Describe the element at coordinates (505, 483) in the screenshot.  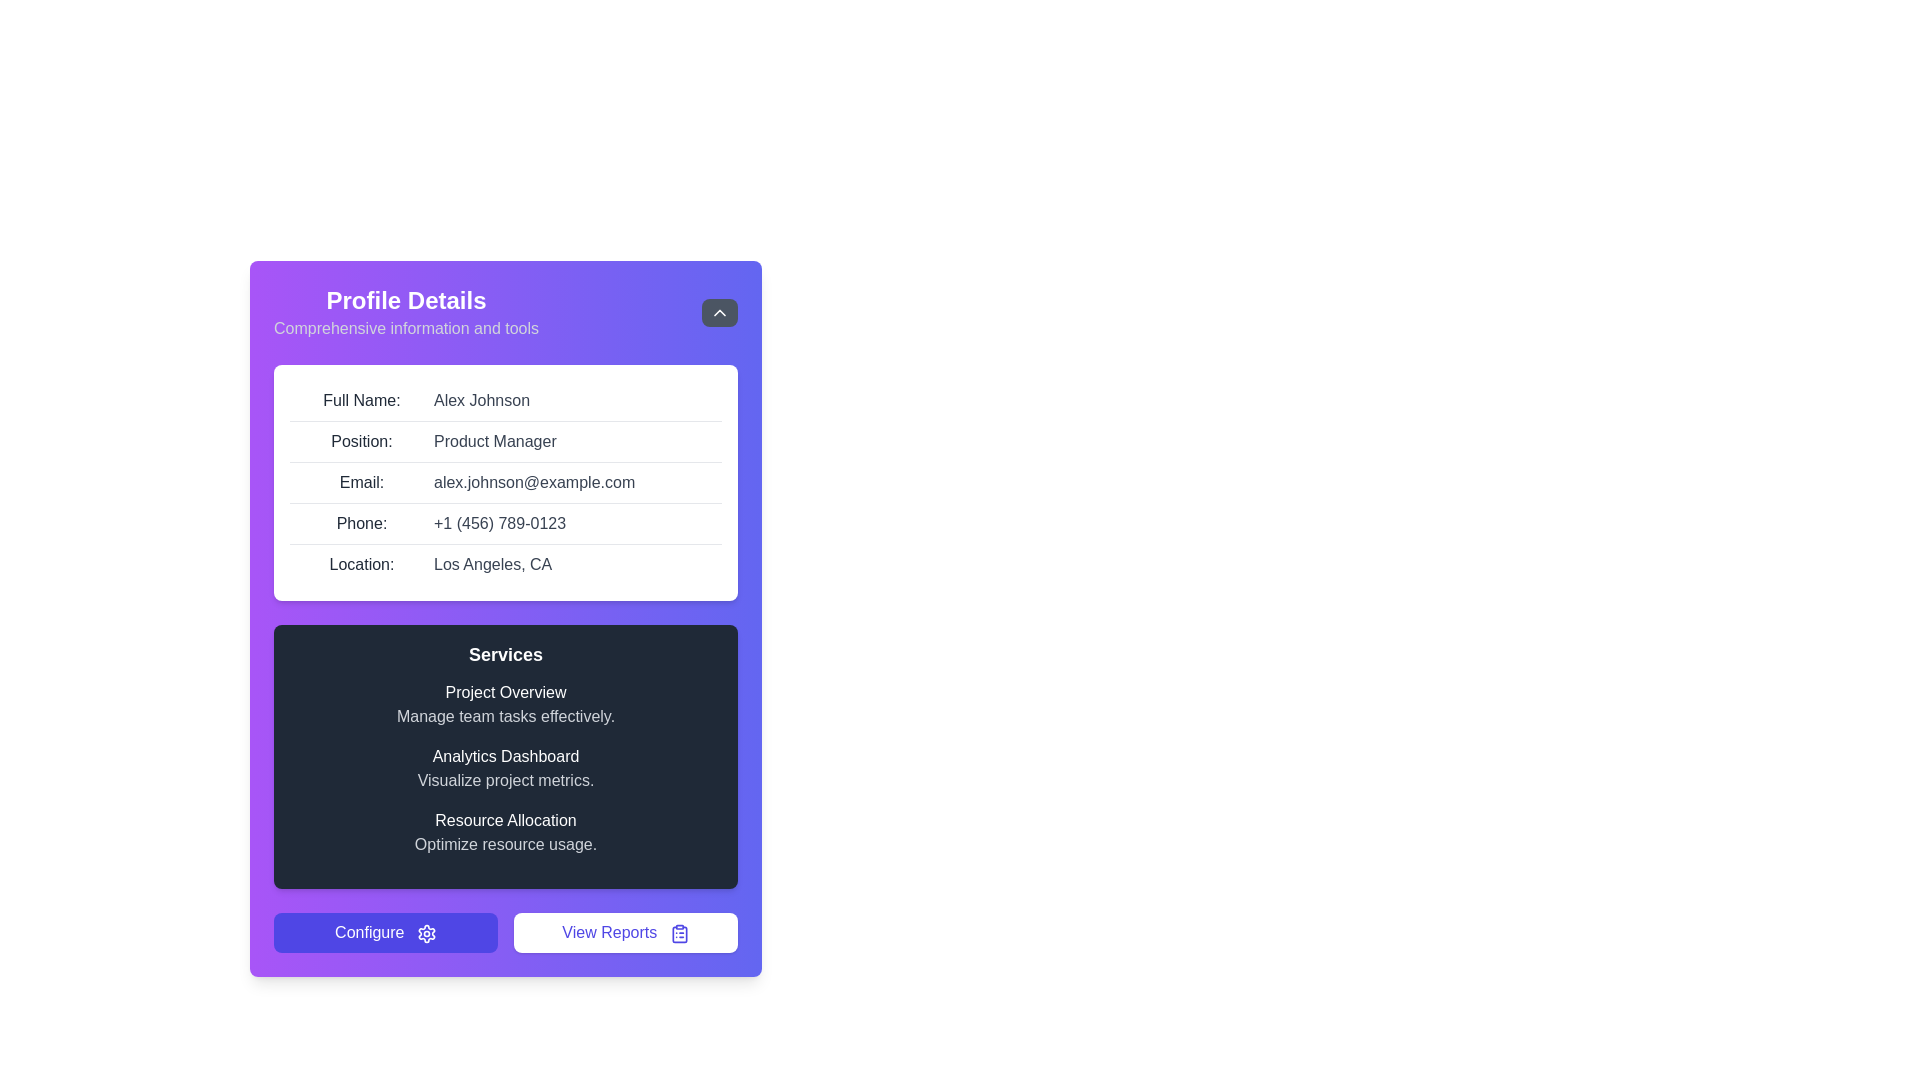
I see `the static text field displaying the email address of the individual, which is located in the middle section of the profile details card, specifically as the third item in a vertically arranged list of information` at that location.